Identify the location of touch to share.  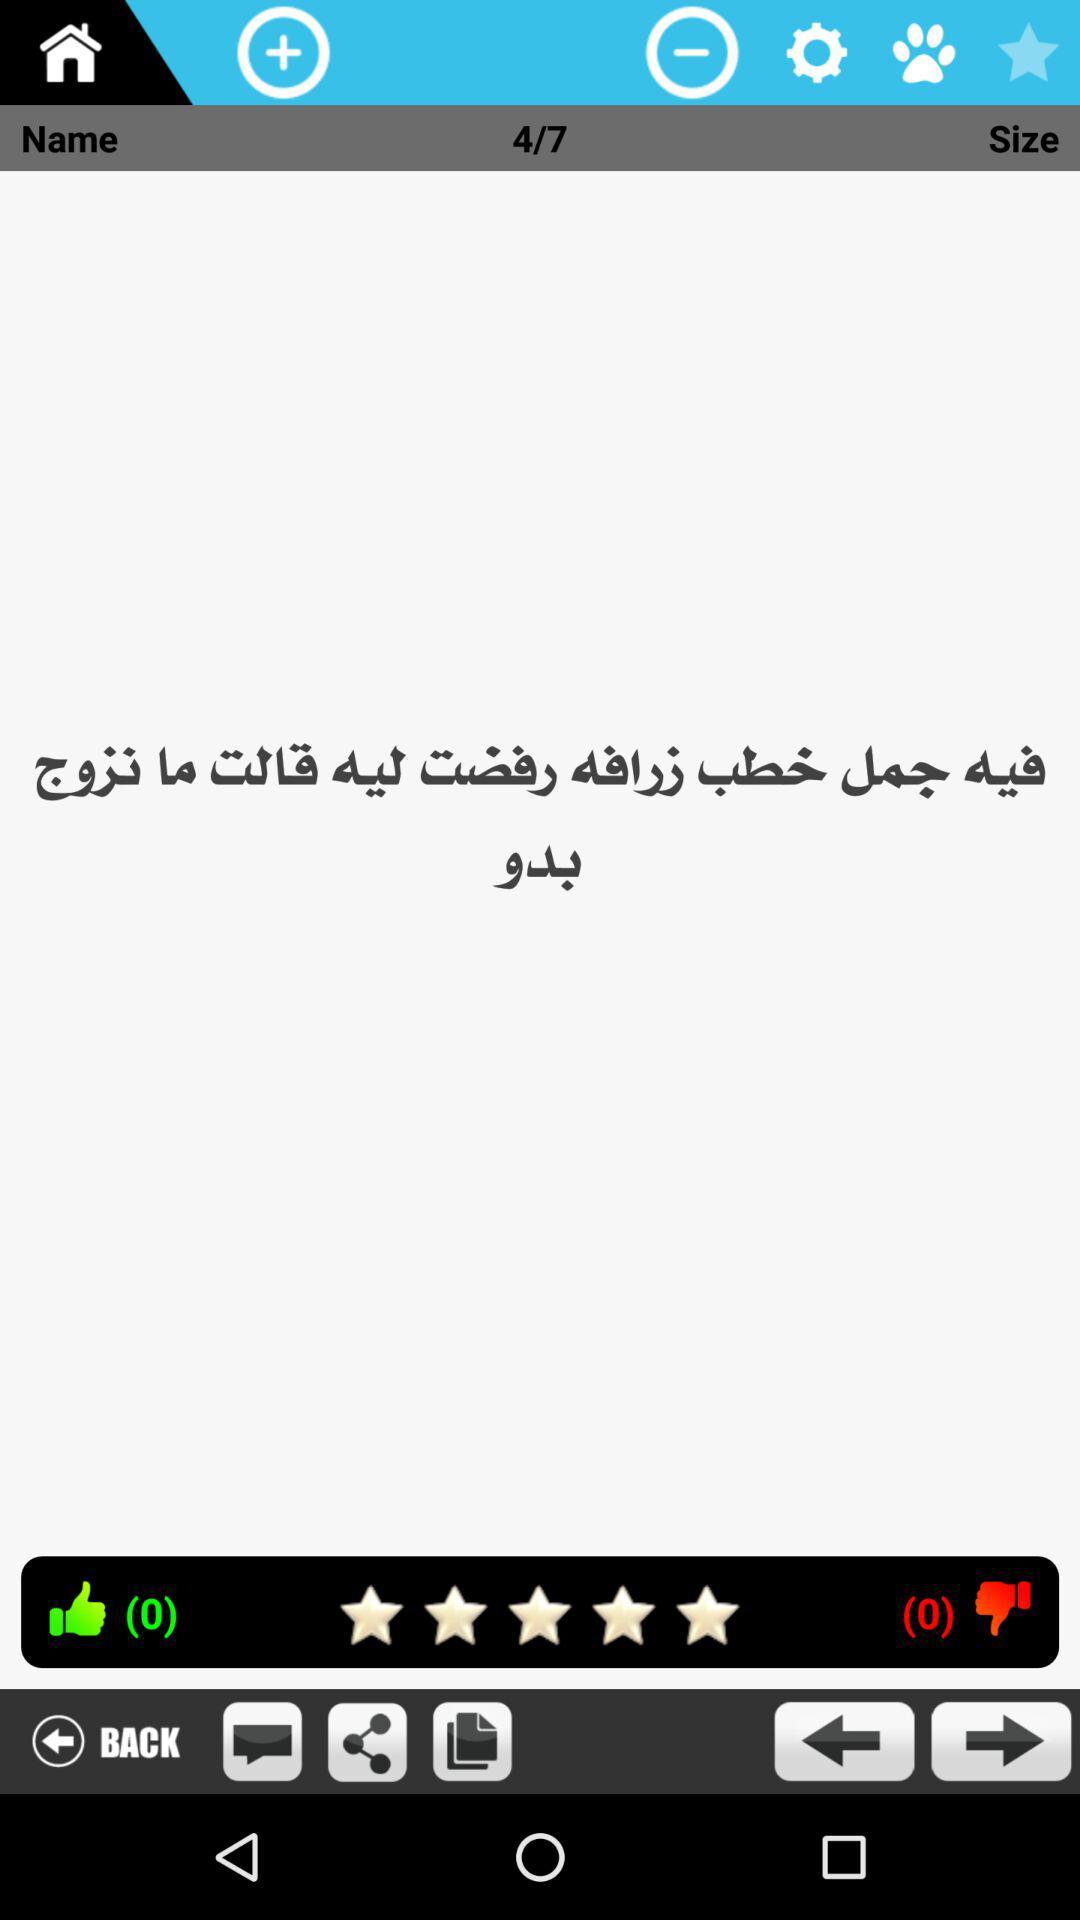
(367, 1740).